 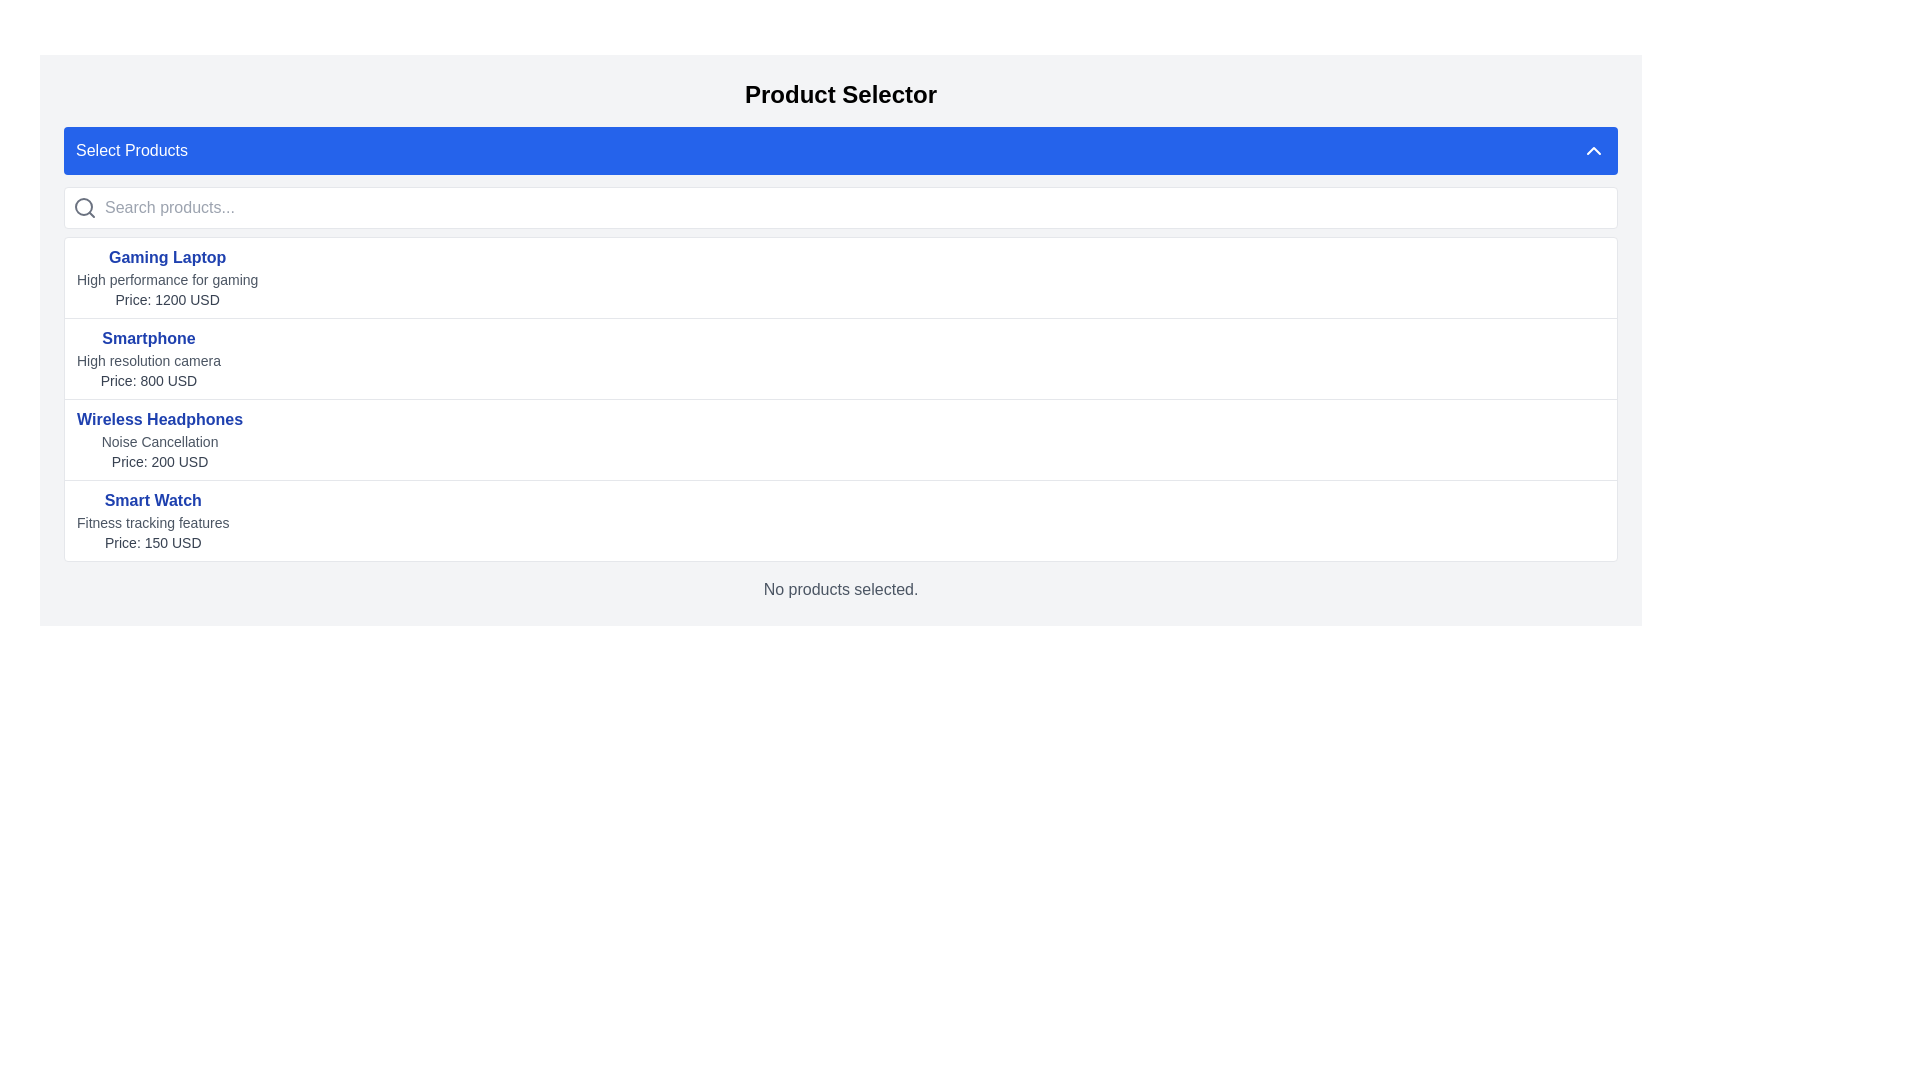 I want to click on the search icon located in the upper-left section of the search input bar, so click(x=84, y=208).